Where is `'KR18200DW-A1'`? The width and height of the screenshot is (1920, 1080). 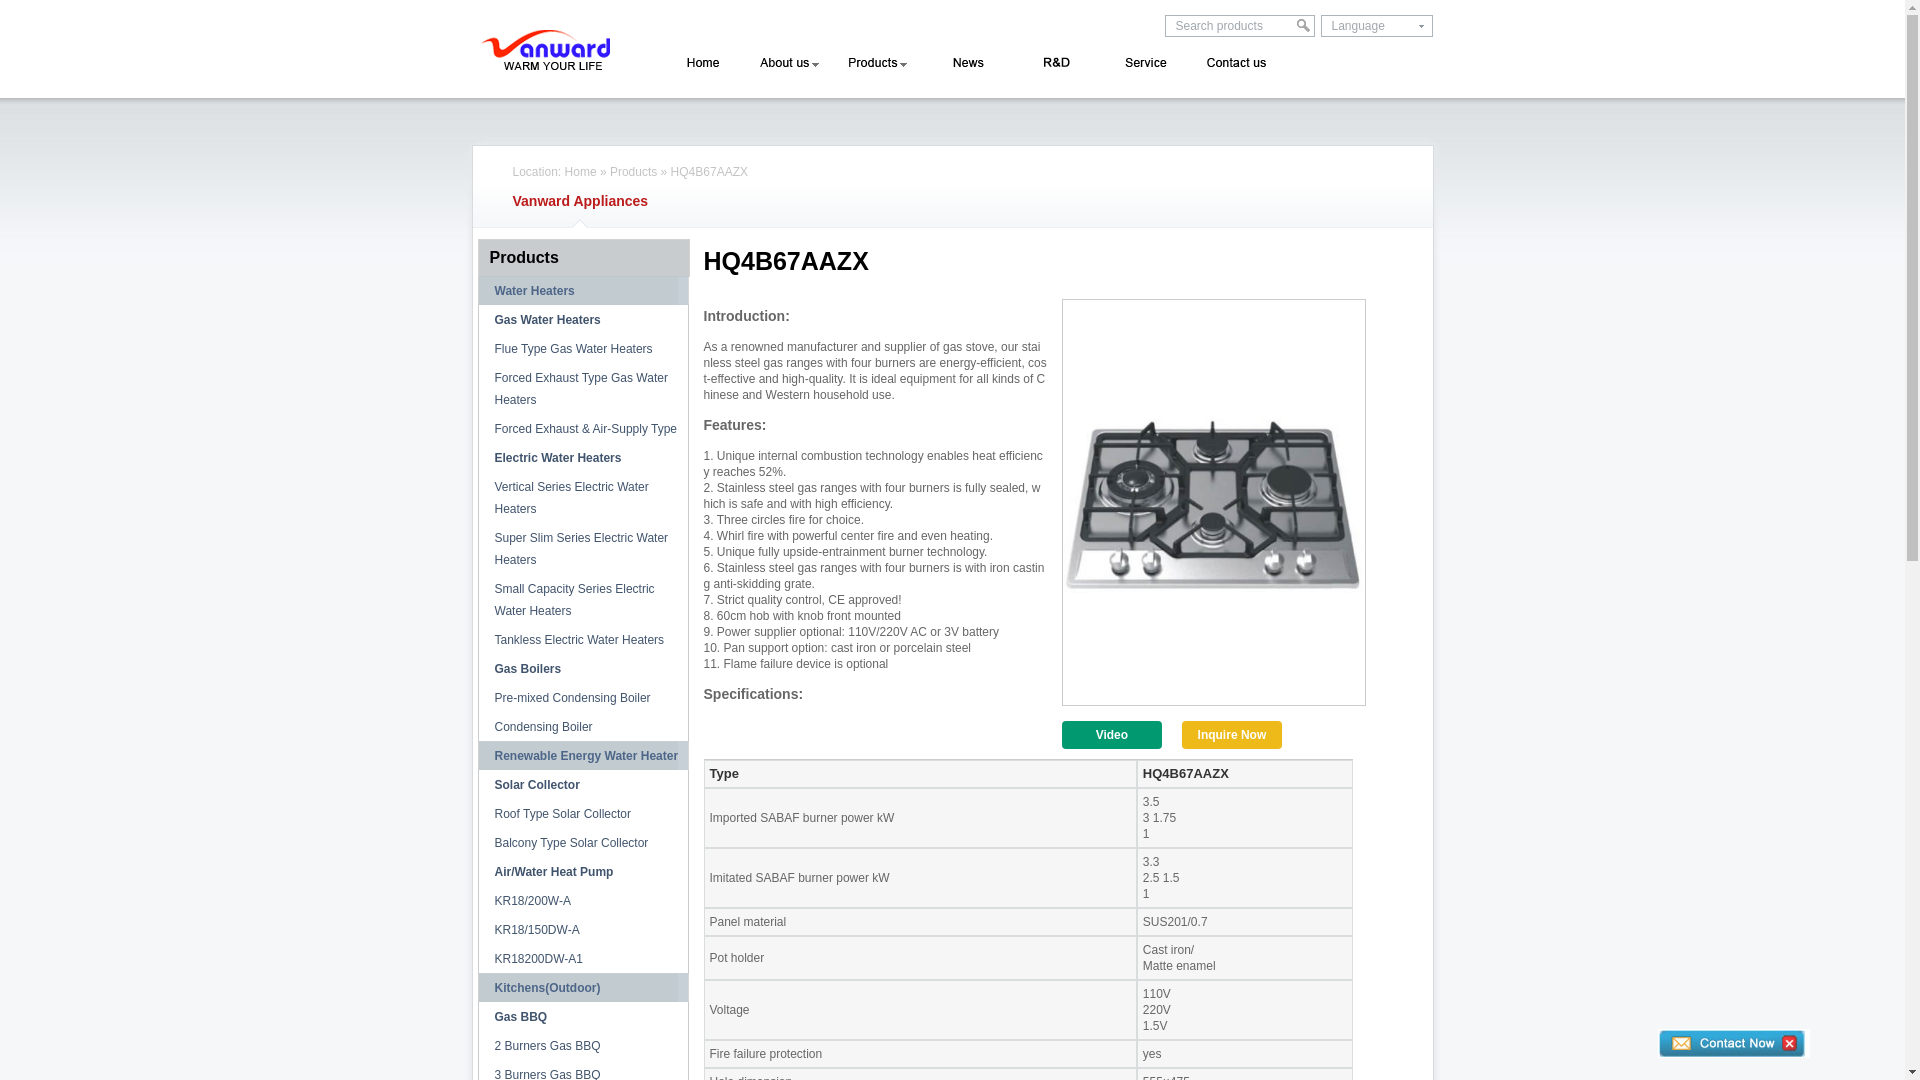 'KR18200DW-A1' is located at coordinates (582, 958).